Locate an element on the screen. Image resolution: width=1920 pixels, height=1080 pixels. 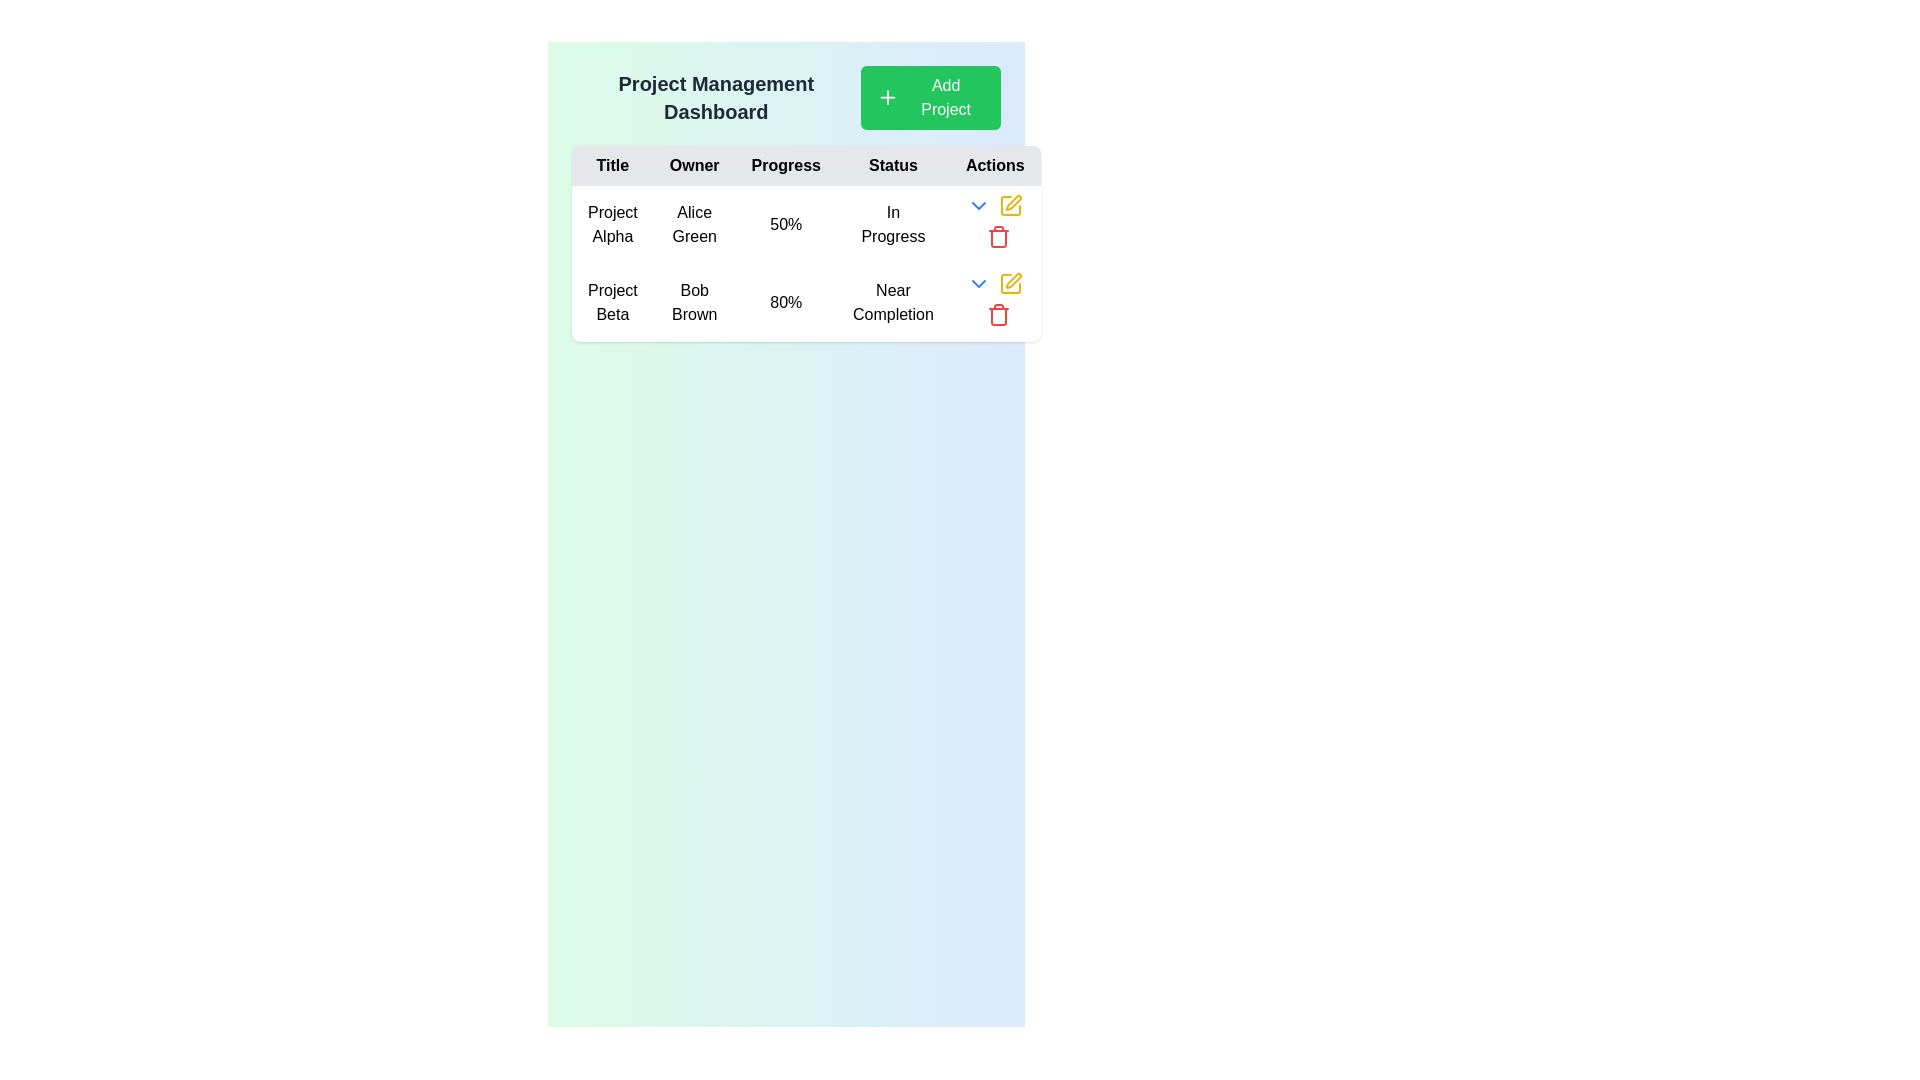
data displayed in the second row of the project information table, which is located below the header and above subsequent rows is located at coordinates (806, 303).